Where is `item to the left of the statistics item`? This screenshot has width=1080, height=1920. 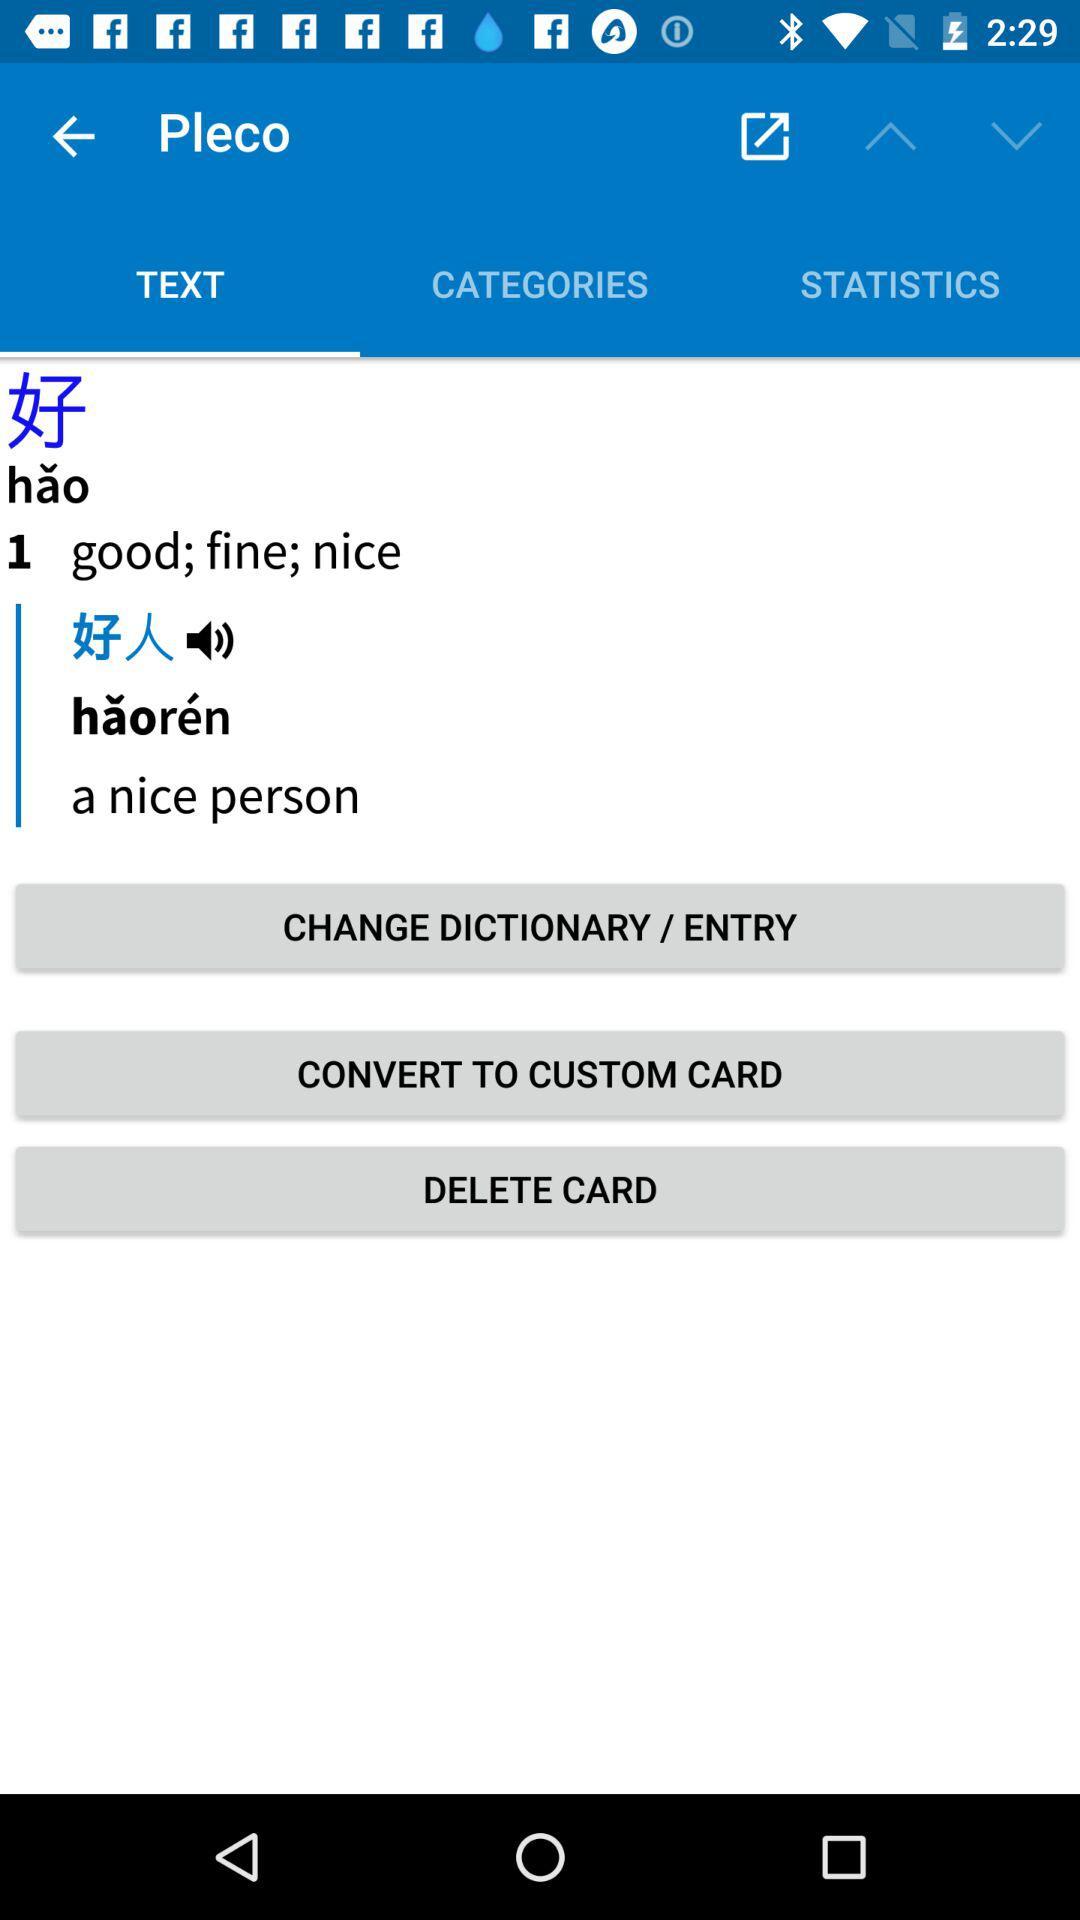 item to the left of the statistics item is located at coordinates (540, 282).